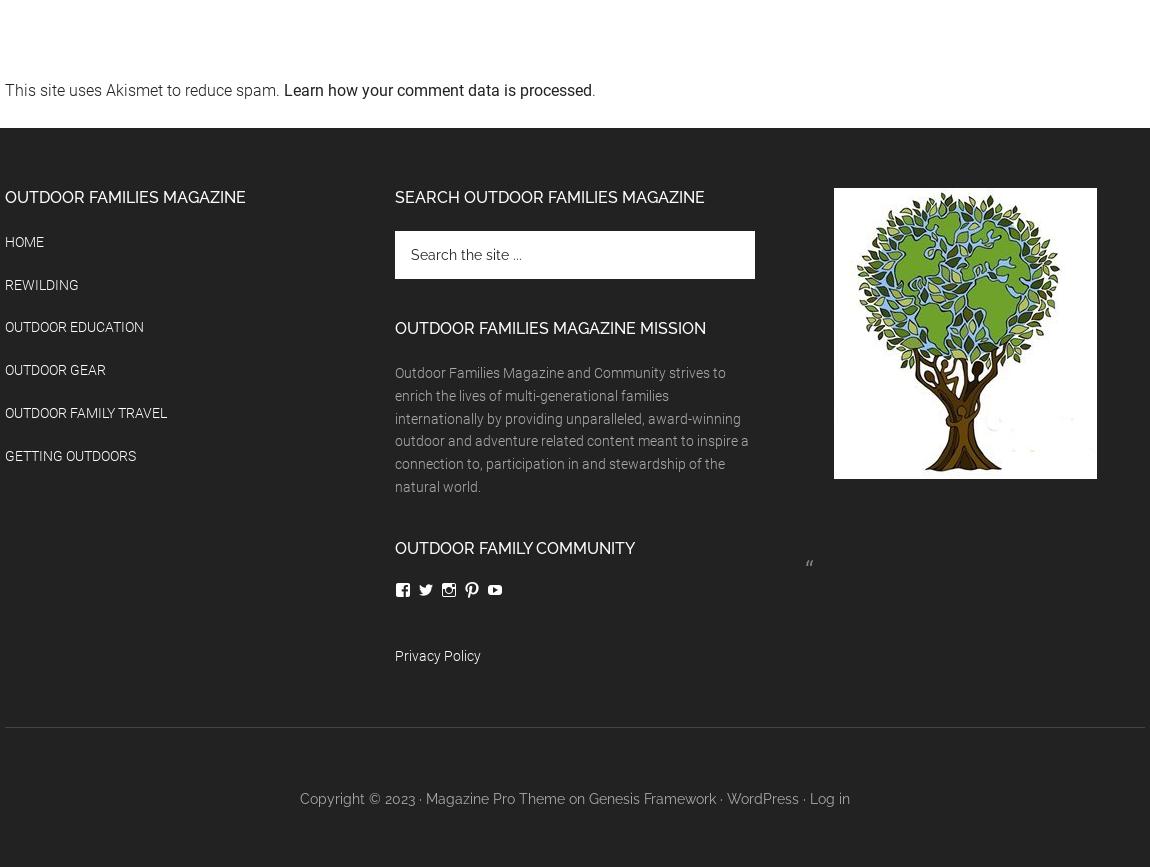  Describe the element at coordinates (550, 196) in the screenshot. I see `'Search Outdoor Families Magazine'` at that location.